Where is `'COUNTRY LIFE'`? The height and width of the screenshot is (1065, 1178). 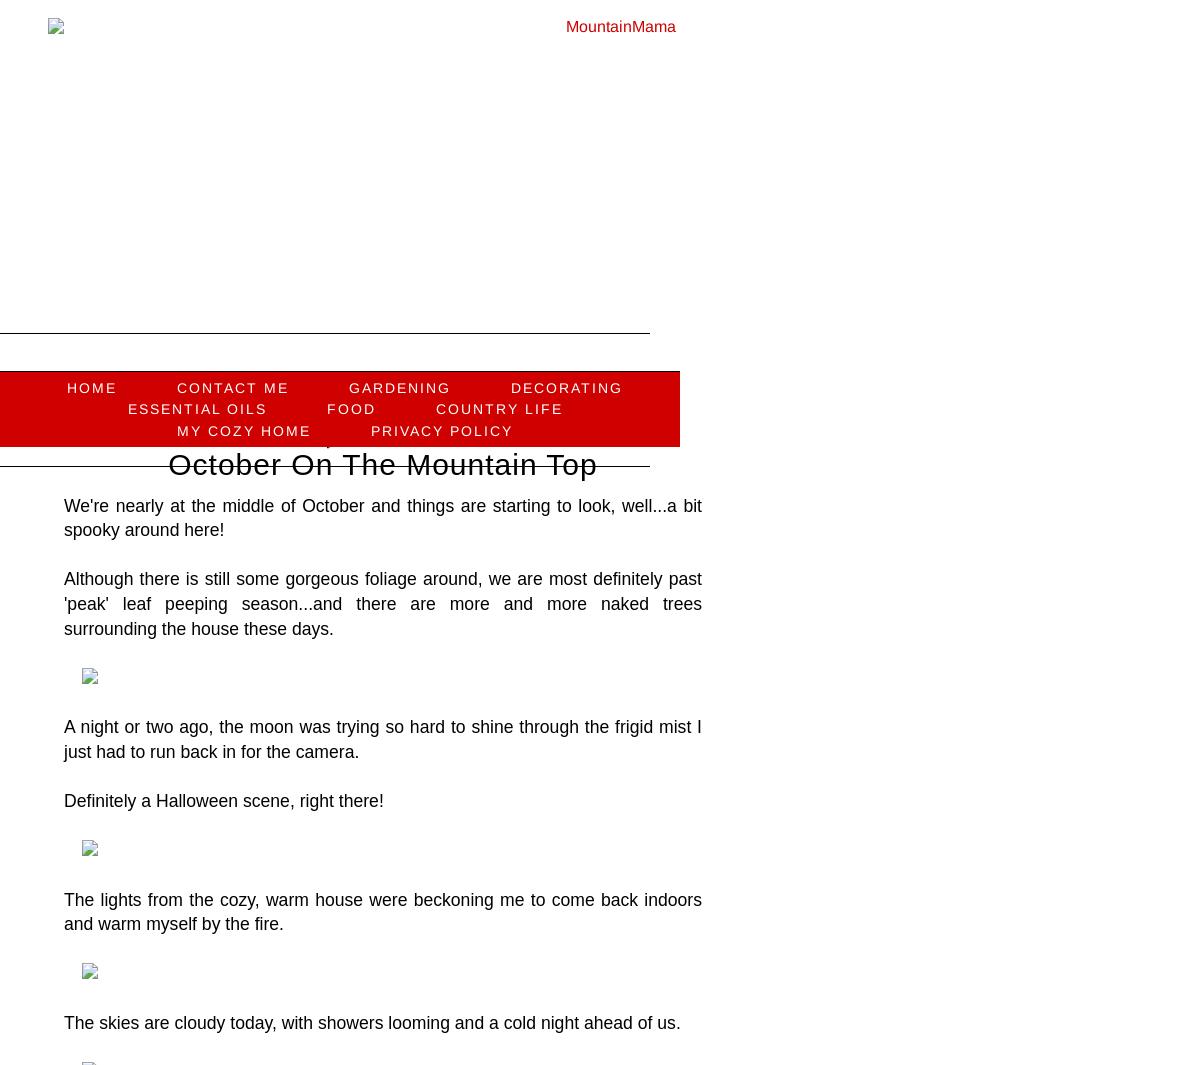
'COUNTRY LIFE' is located at coordinates (498, 407).